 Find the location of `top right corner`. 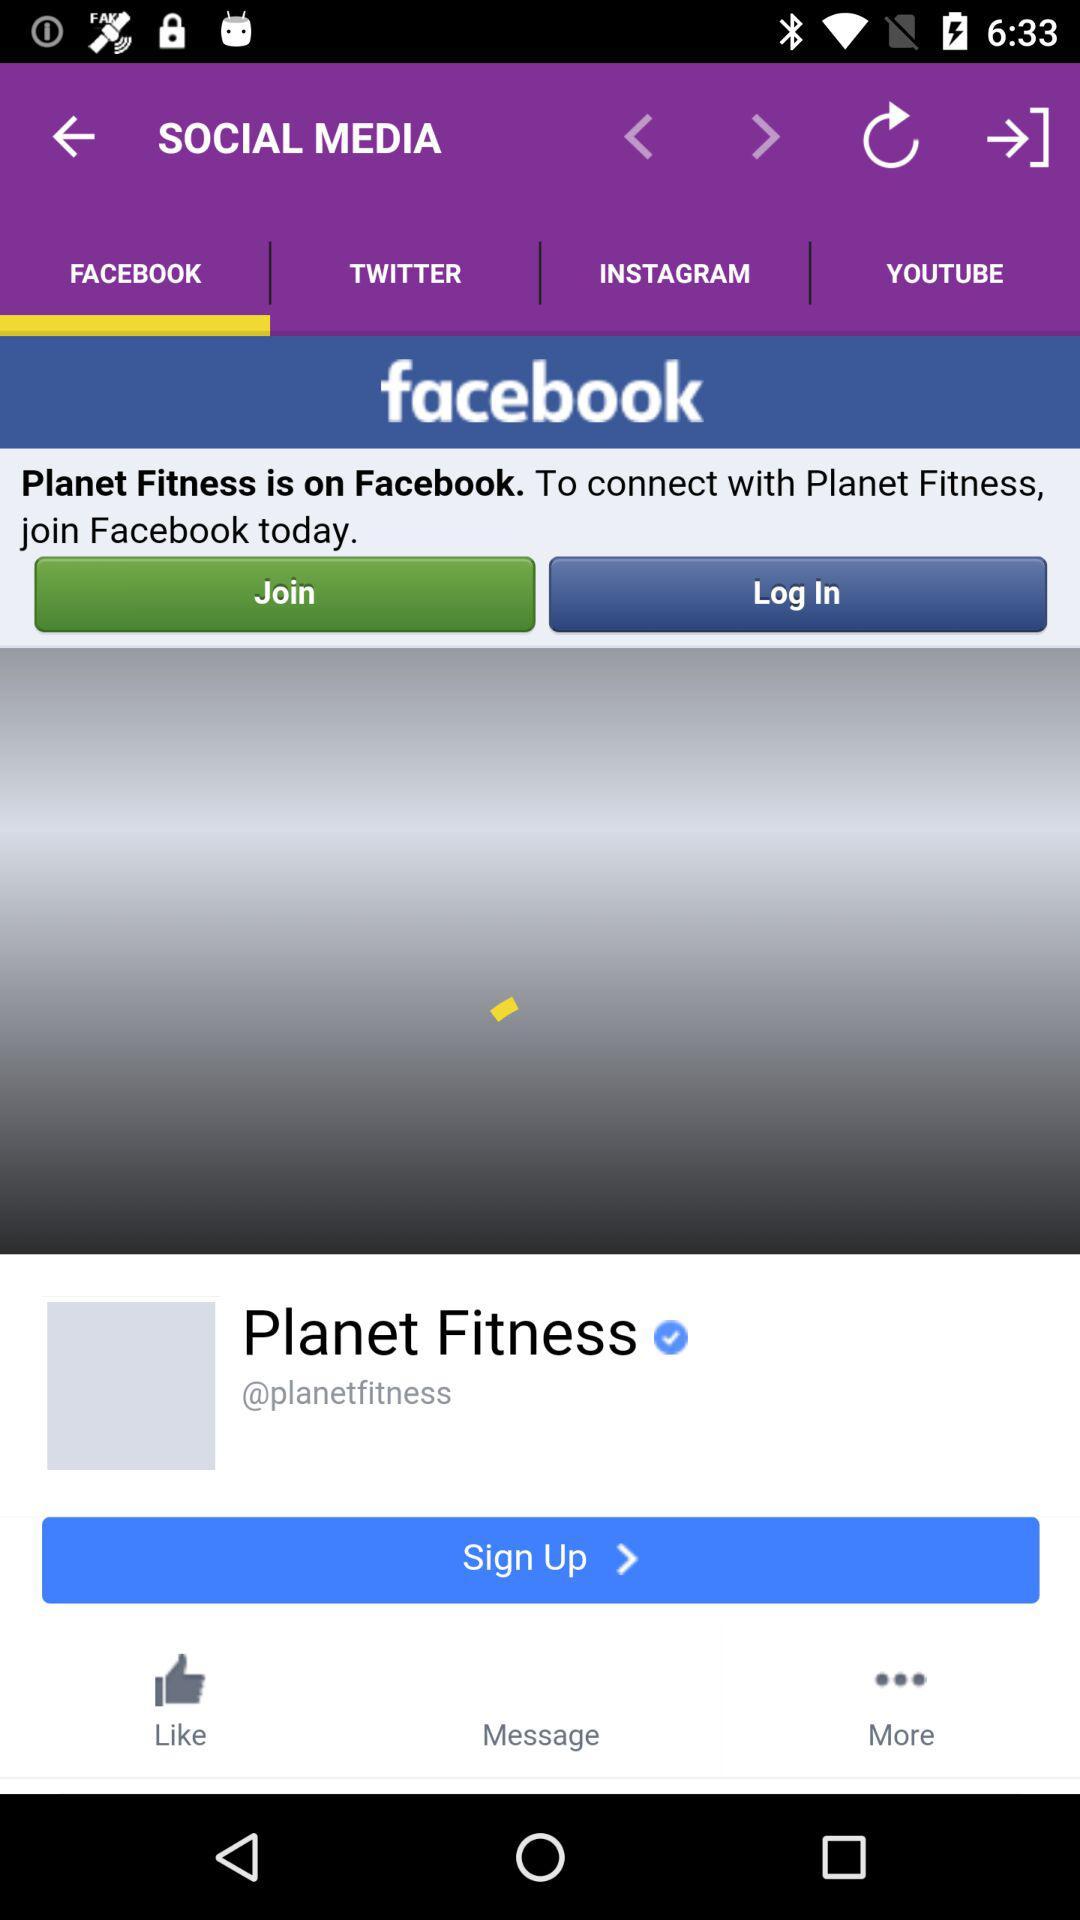

top right corner is located at coordinates (1017, 136).